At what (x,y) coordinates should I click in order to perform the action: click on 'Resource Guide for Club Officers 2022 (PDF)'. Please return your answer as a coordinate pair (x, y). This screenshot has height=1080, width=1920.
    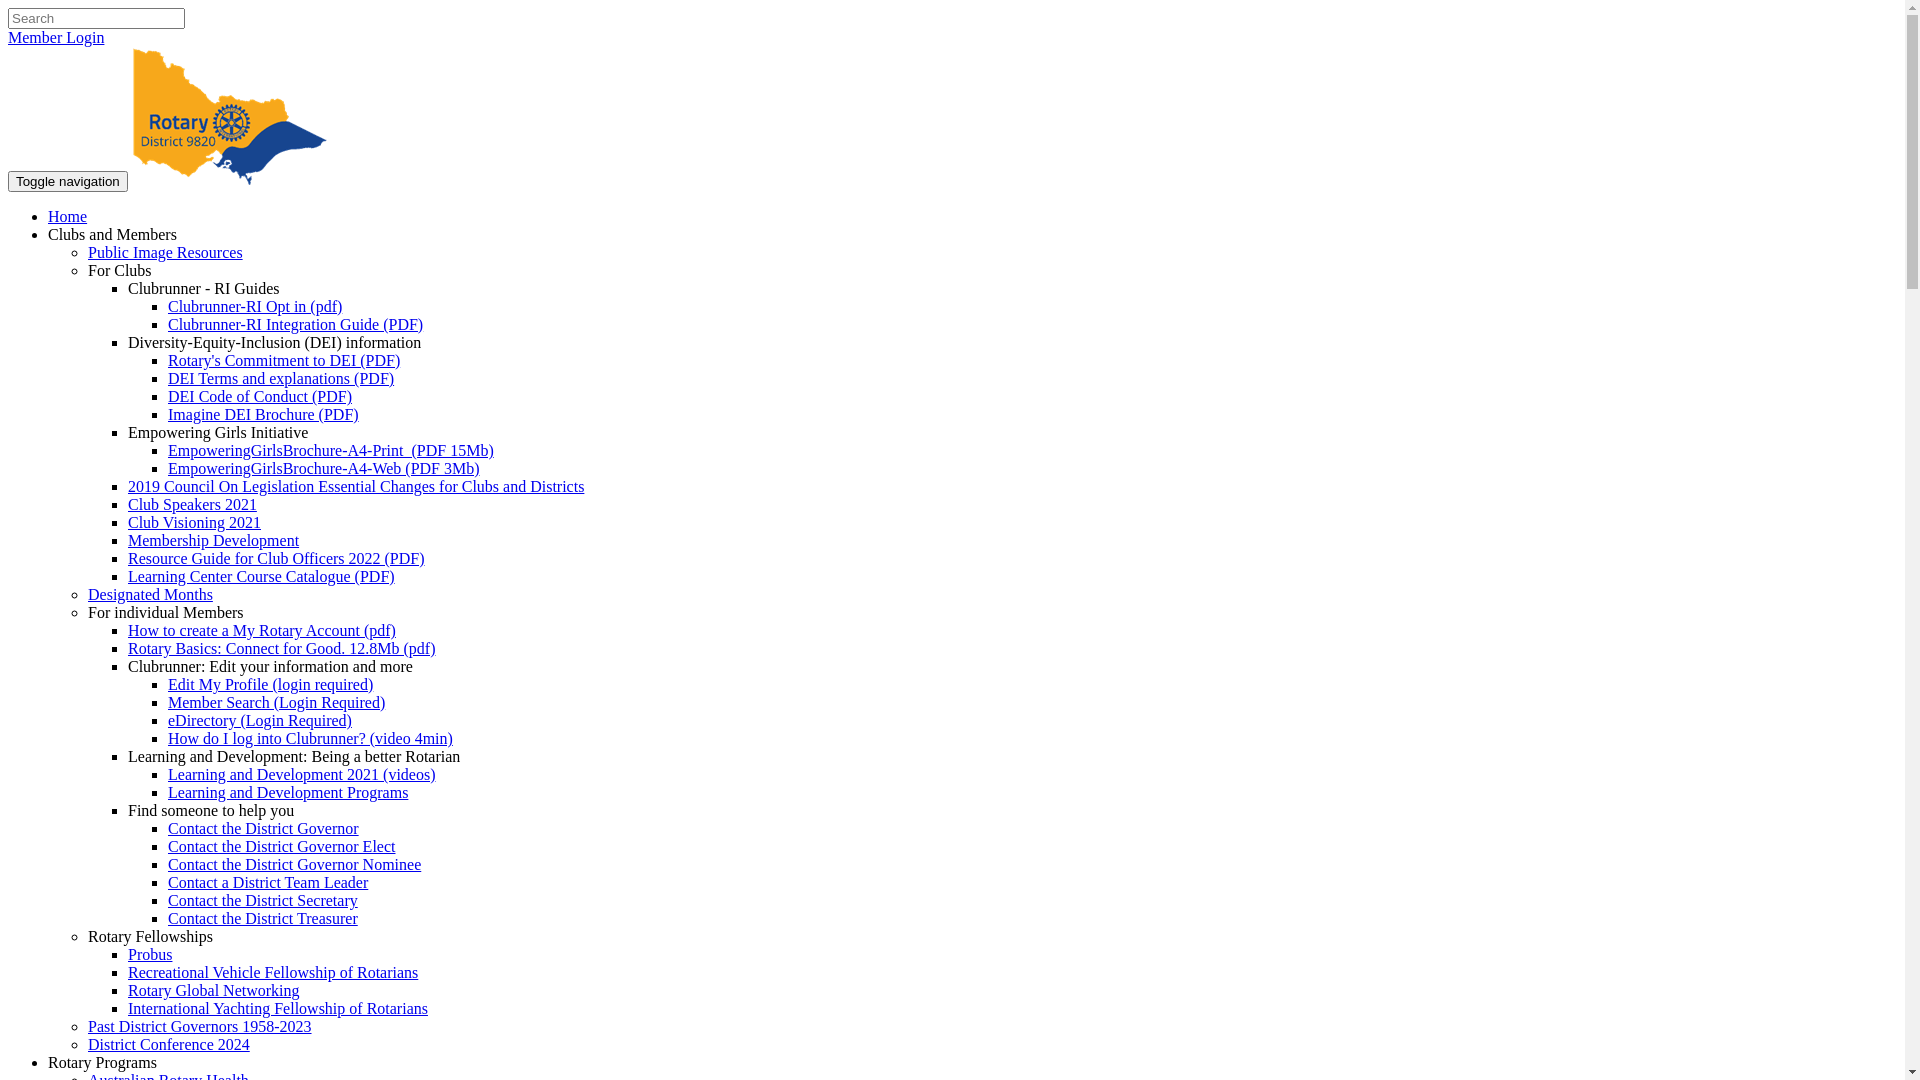
    Looking at the image, I should click on (275, 558).